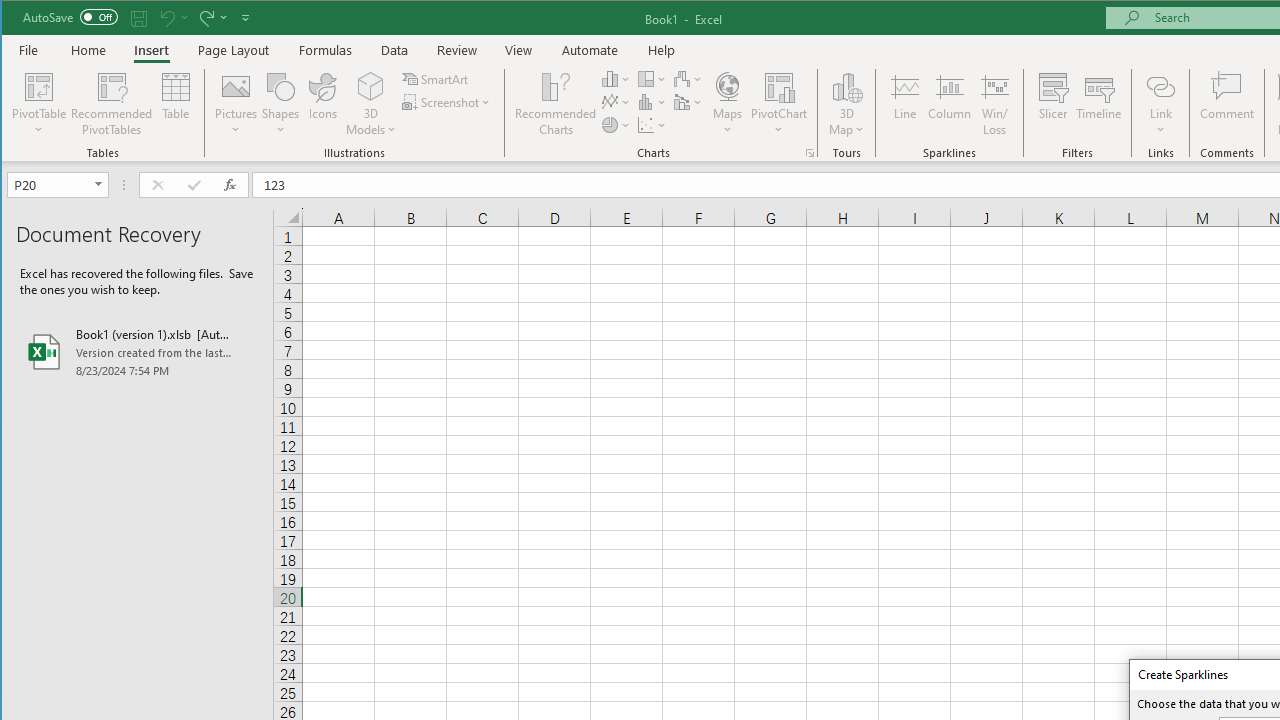 The width and height of the screenshot is (1280, 720). Describe the element at coordinates (995, 104) in the screenshot. I see `'Win/Loss'` at that location.